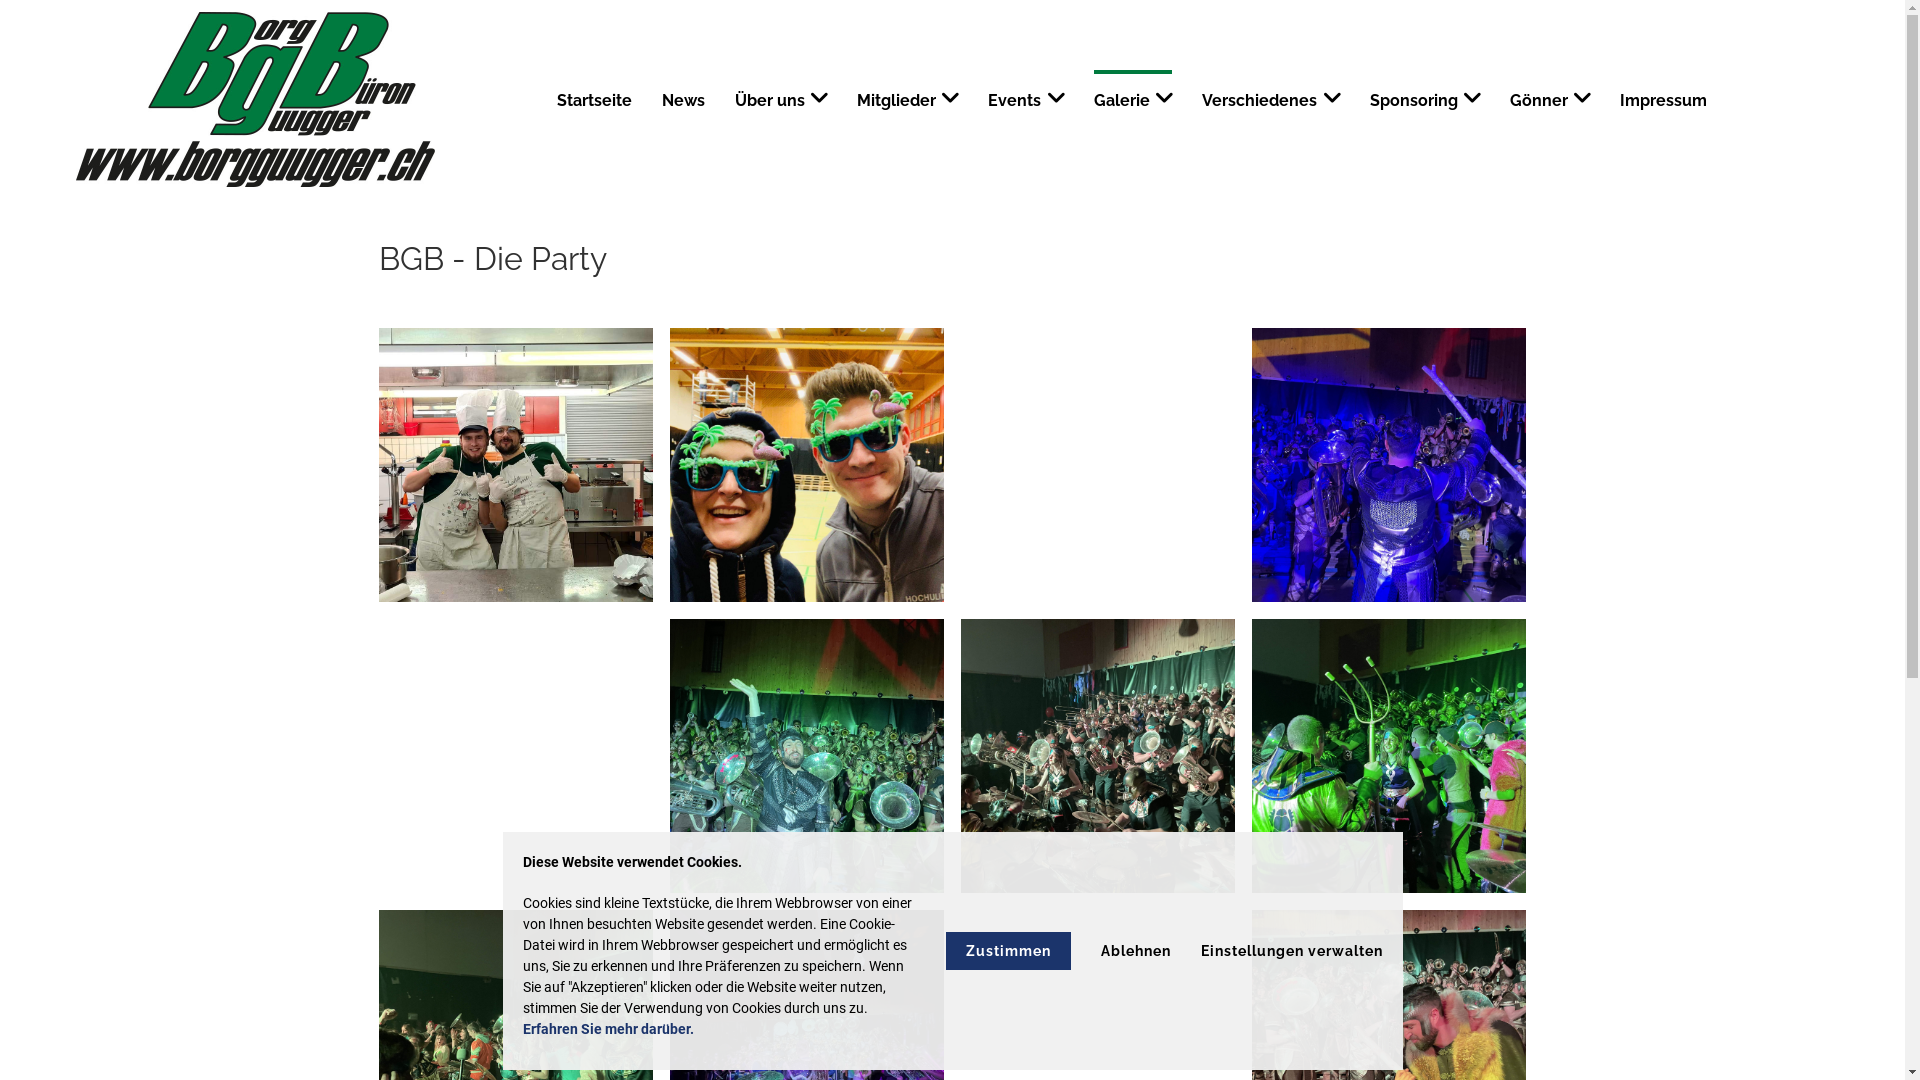  I want to click on 'Einstellungen verwalten', so click(1291, 950).